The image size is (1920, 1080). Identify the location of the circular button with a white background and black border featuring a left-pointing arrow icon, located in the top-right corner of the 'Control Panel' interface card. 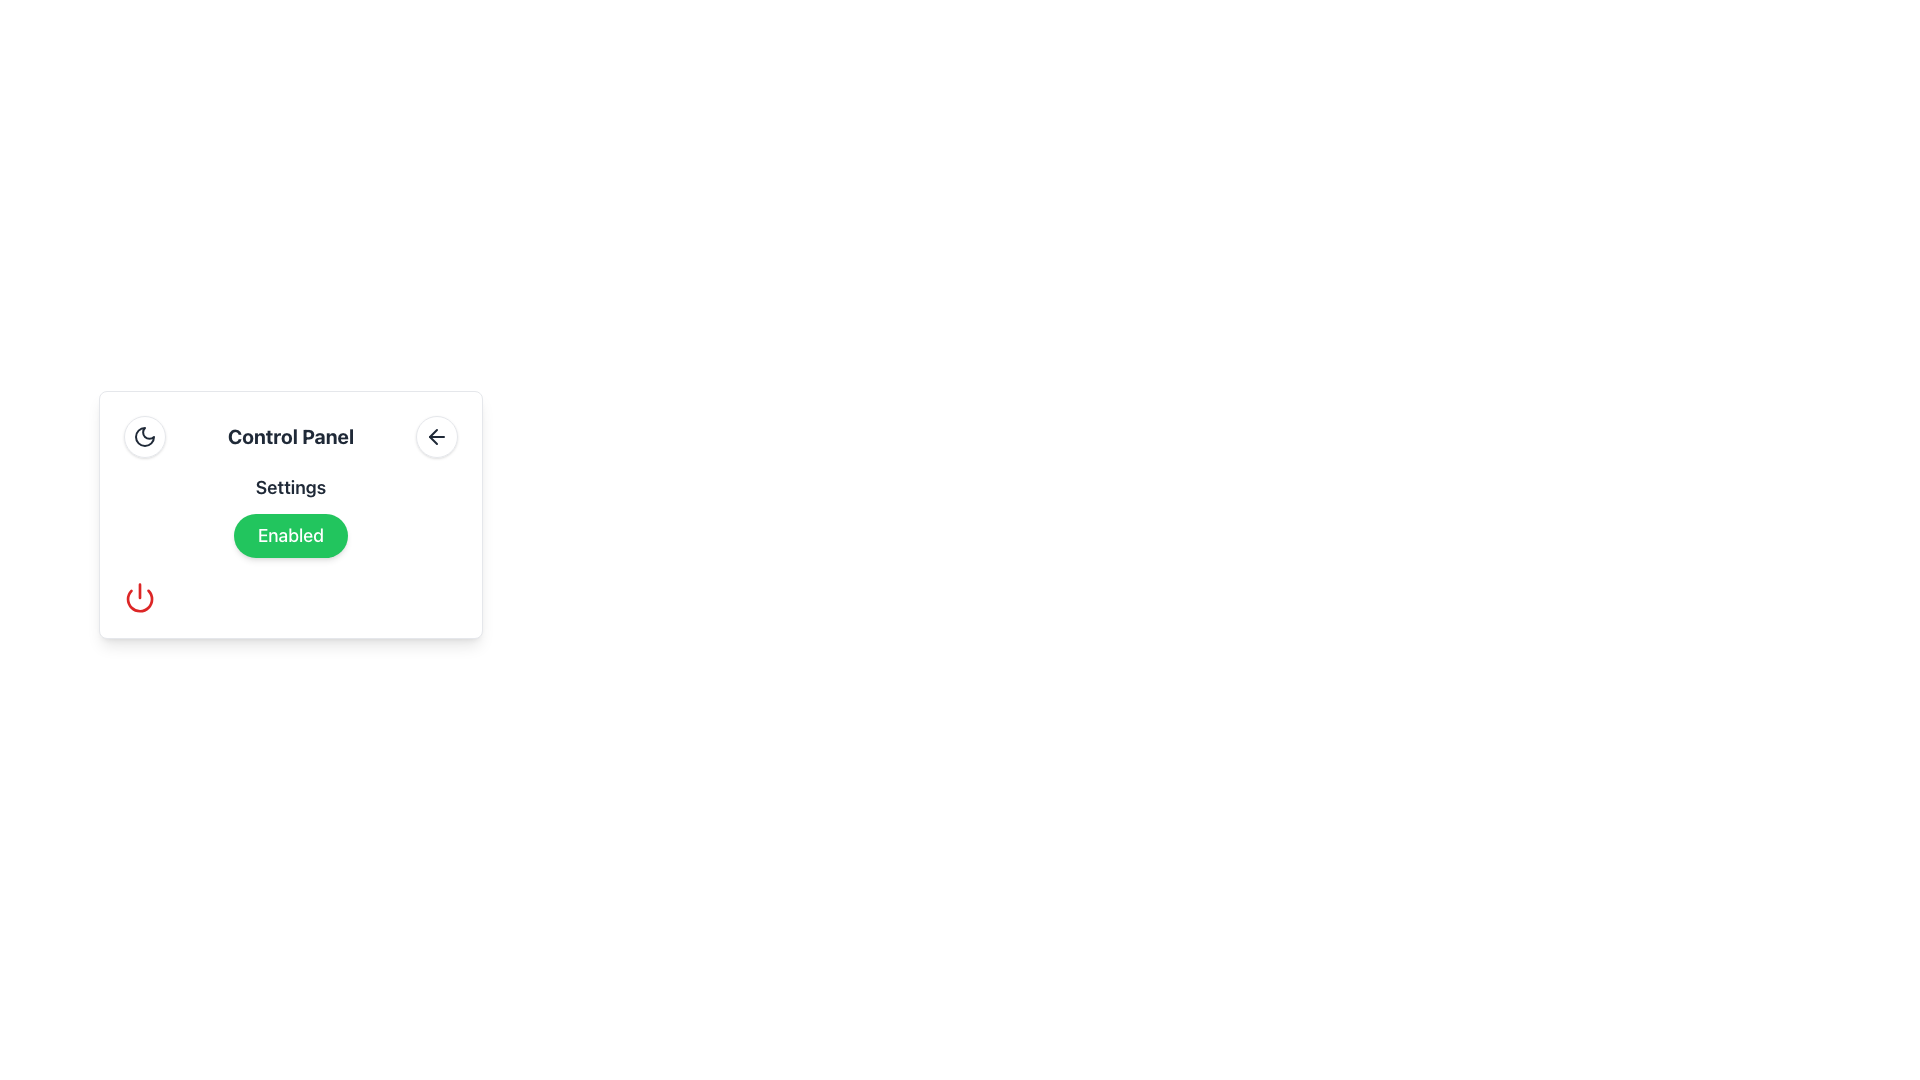
(435, 435).